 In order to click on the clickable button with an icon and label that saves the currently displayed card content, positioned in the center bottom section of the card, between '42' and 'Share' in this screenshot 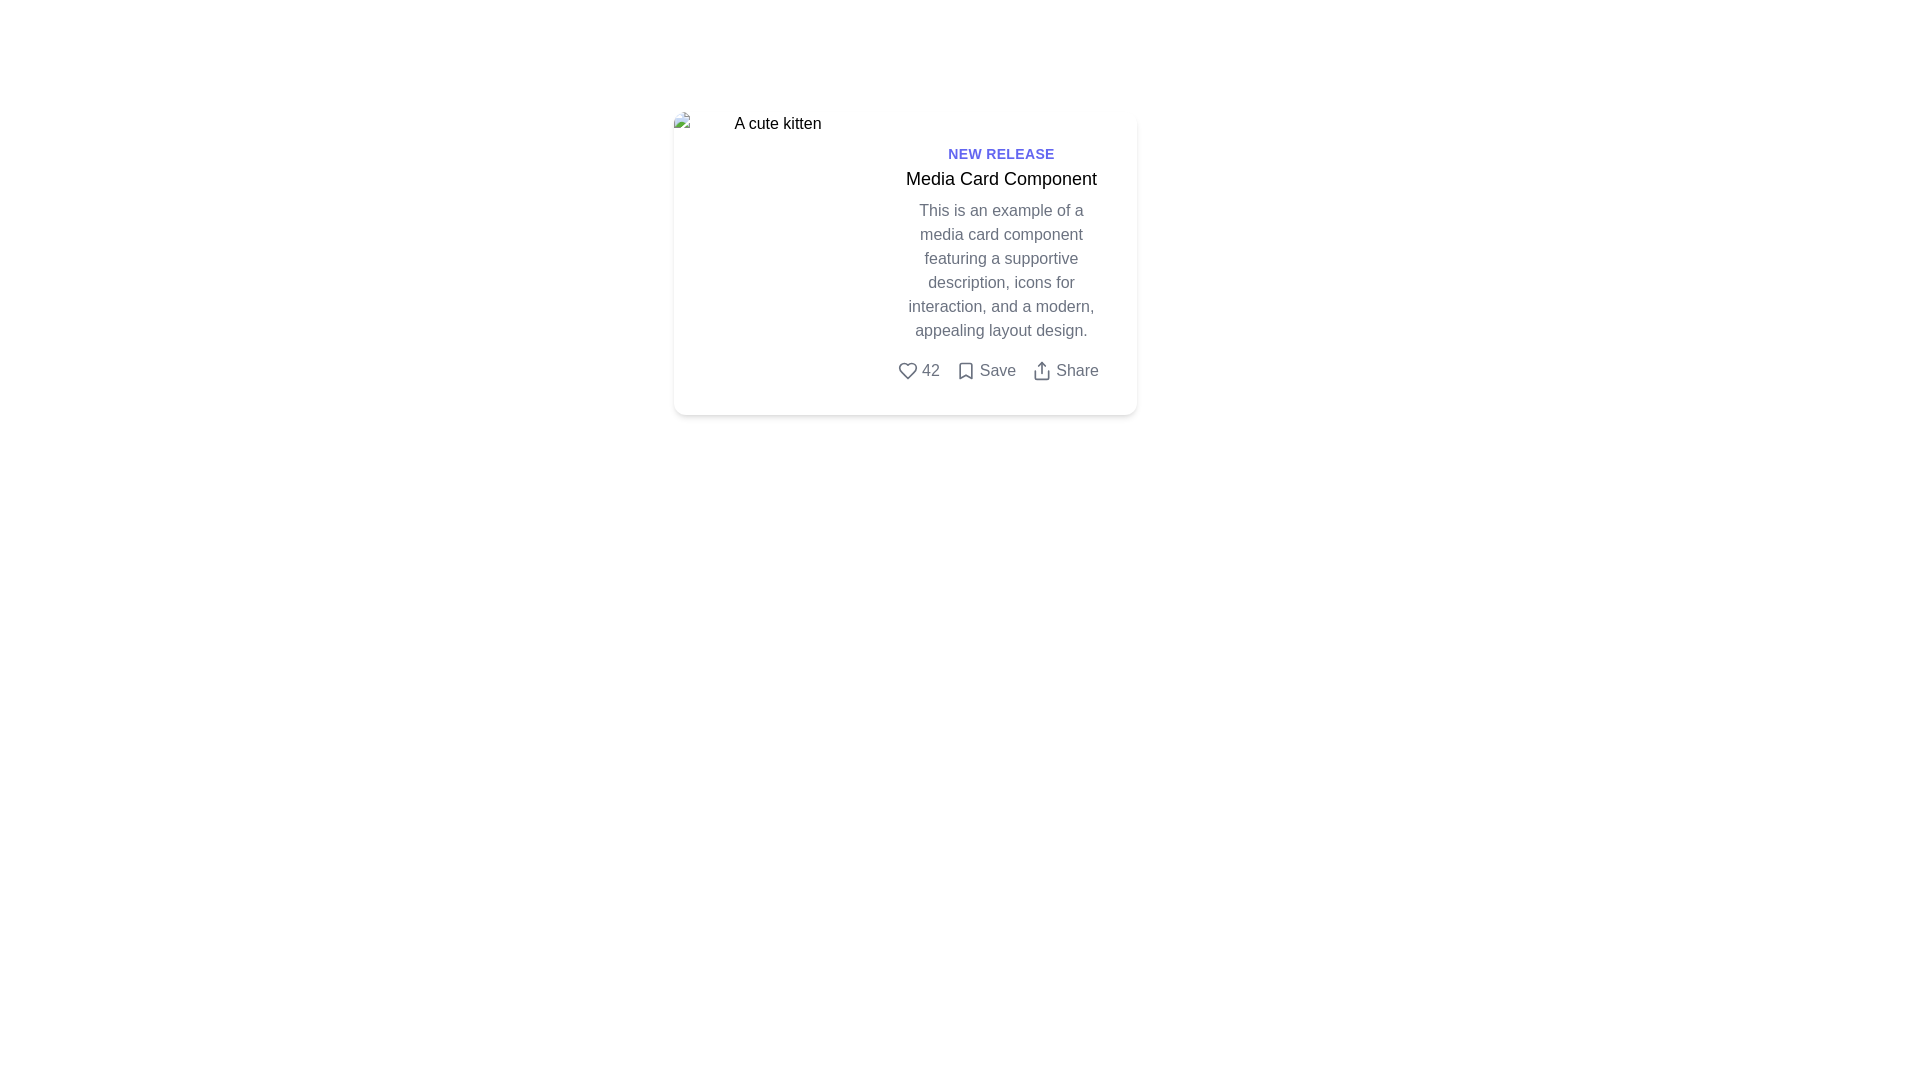, I will do `click(986, 370)`.